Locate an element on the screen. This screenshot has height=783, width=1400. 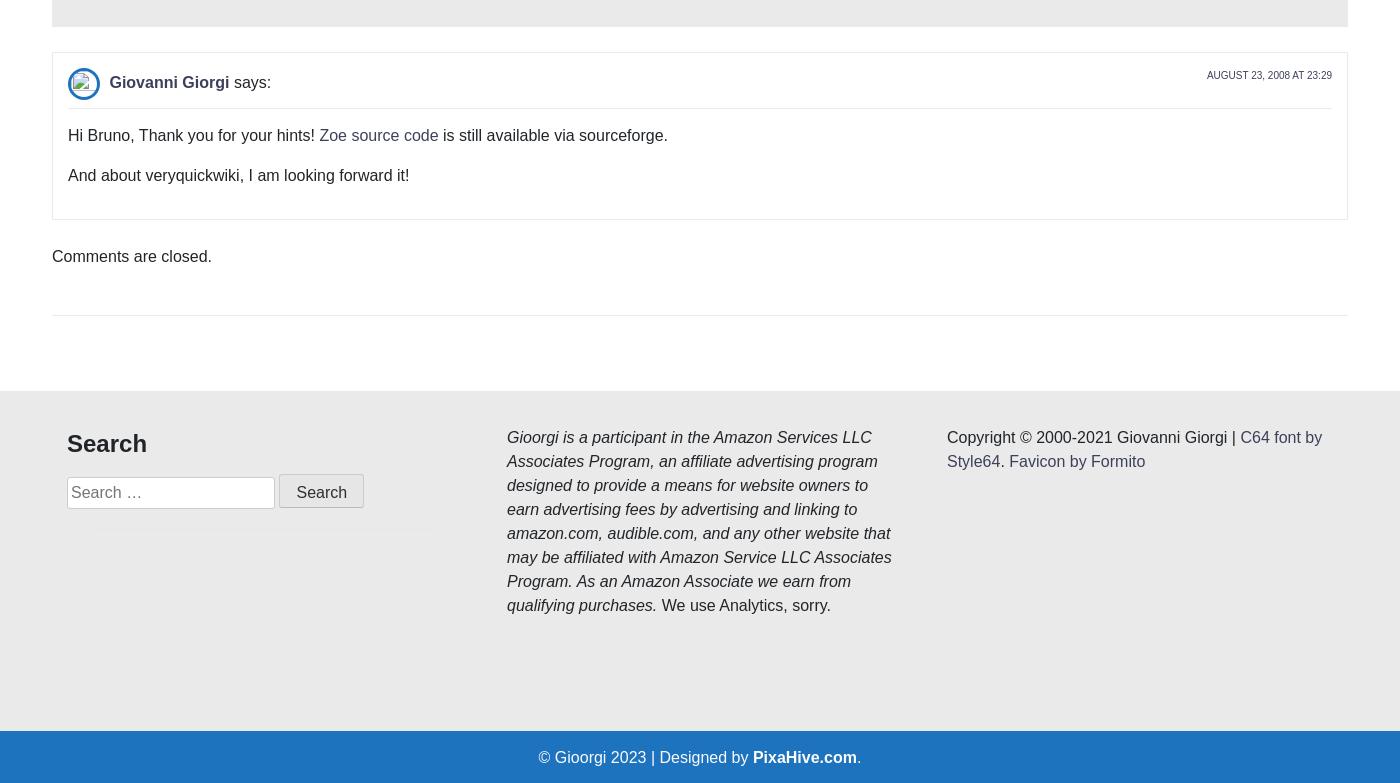
'Favicon by Formito' is located at coordinates (1077, 162).